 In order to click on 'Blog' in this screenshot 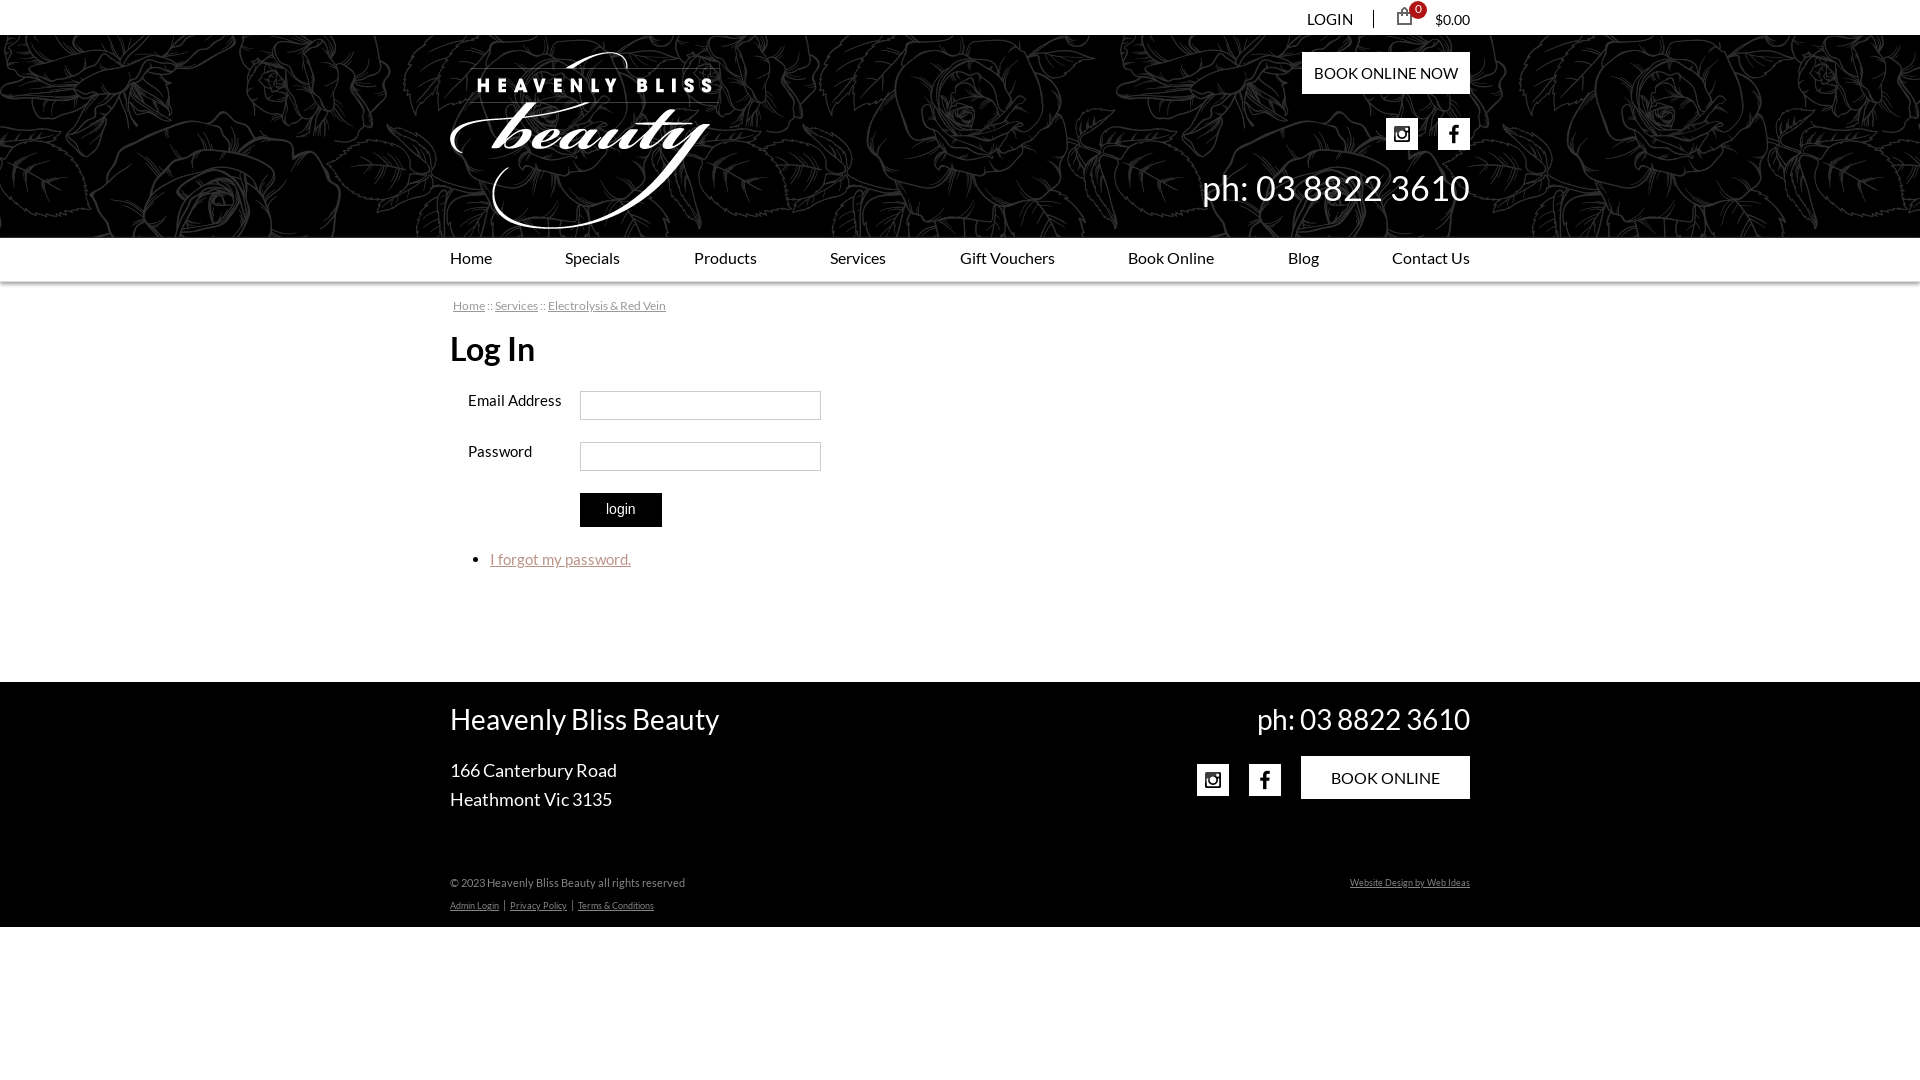, I will do `click(1303, 258)`.